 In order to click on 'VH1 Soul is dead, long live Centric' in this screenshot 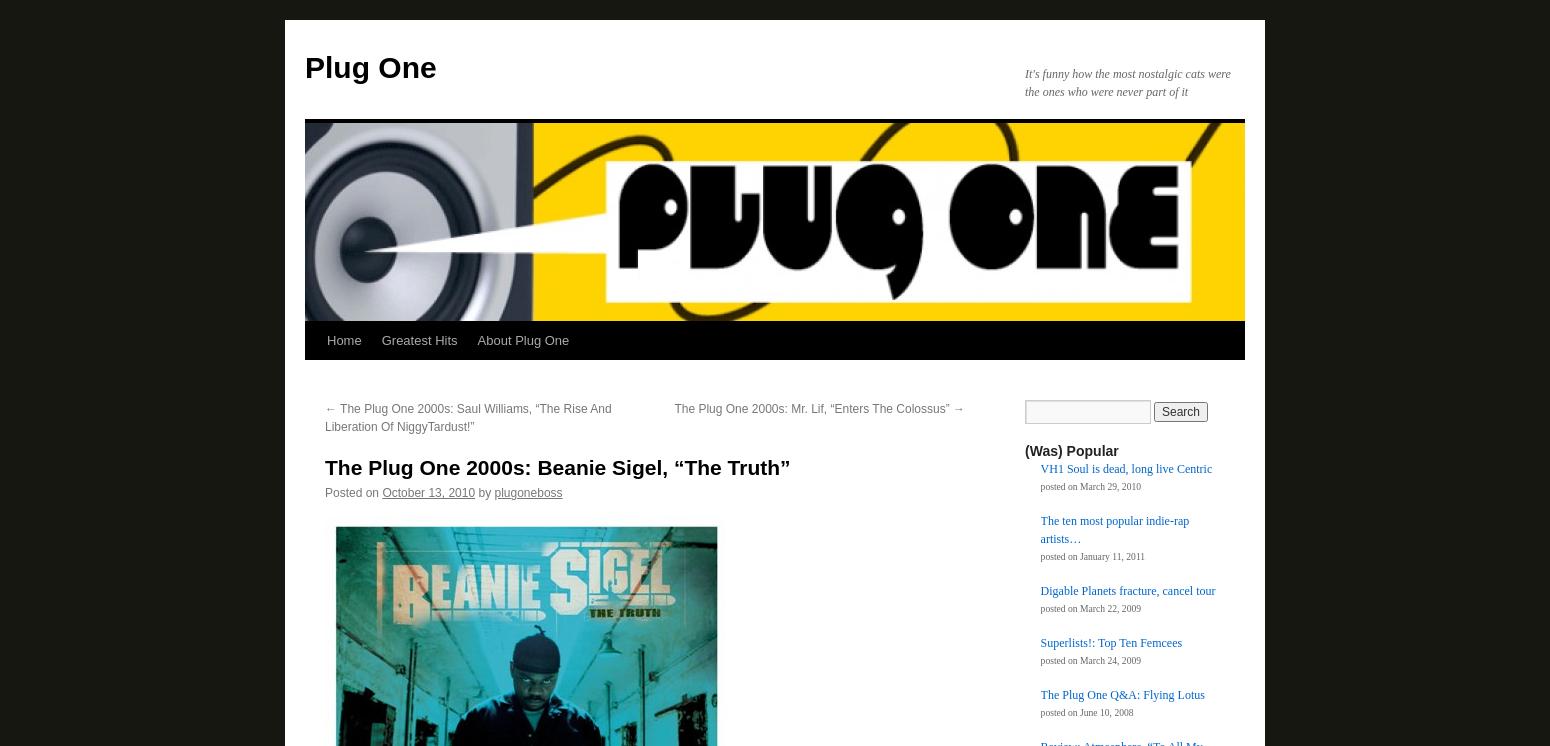, I will do `click(1125, 469)`.